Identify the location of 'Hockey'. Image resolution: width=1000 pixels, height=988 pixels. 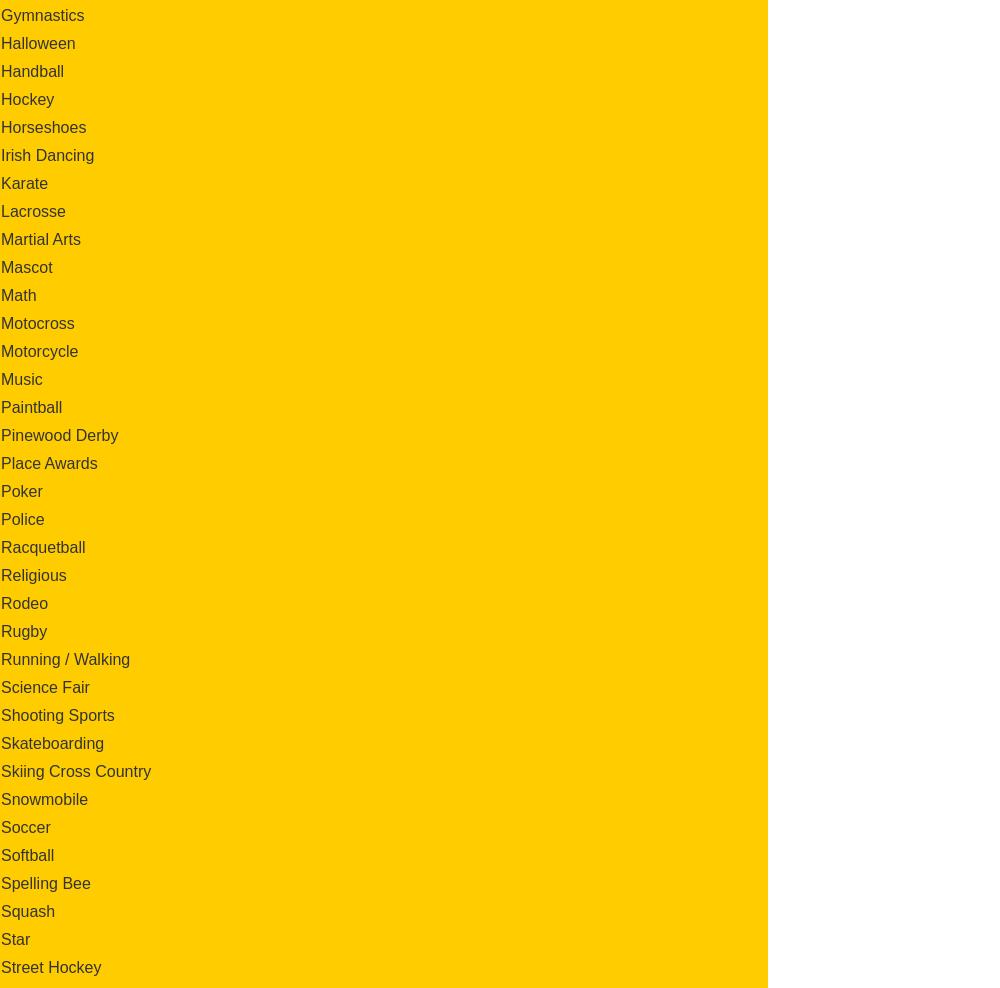
(27, 98).